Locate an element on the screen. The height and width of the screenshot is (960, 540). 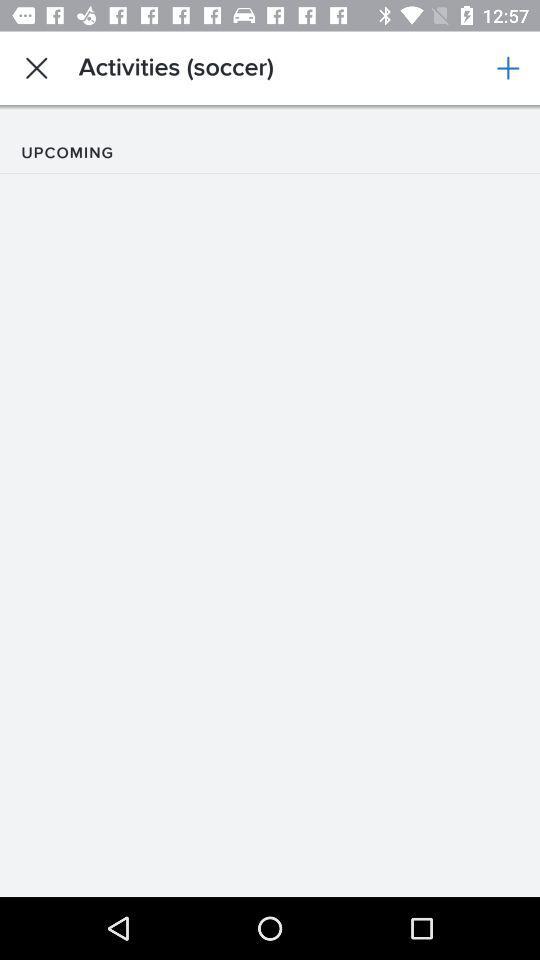
the app to the left of activities (soccer) icon is located at coordinates (36, 68).